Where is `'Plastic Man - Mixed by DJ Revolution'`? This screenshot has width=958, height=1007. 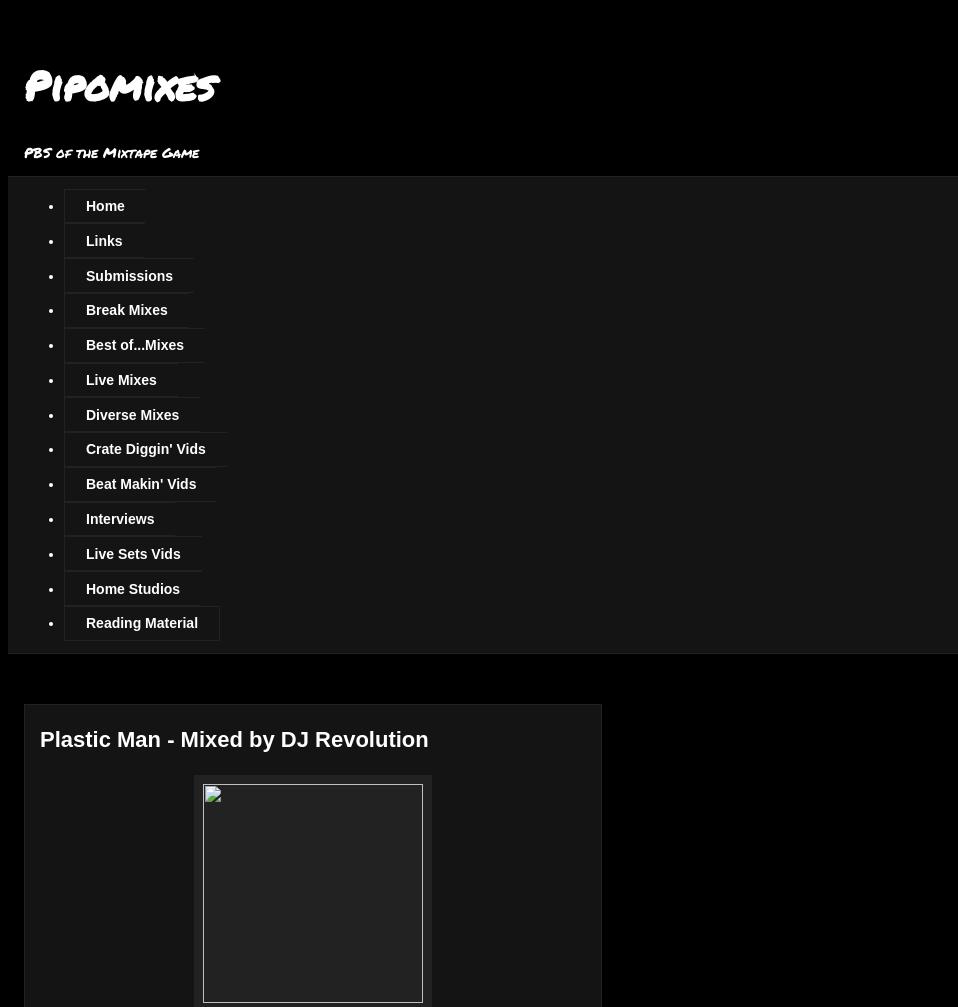
'Plastic Man - Mixed by DJ Revolution' is located at coordinates (233, 737).